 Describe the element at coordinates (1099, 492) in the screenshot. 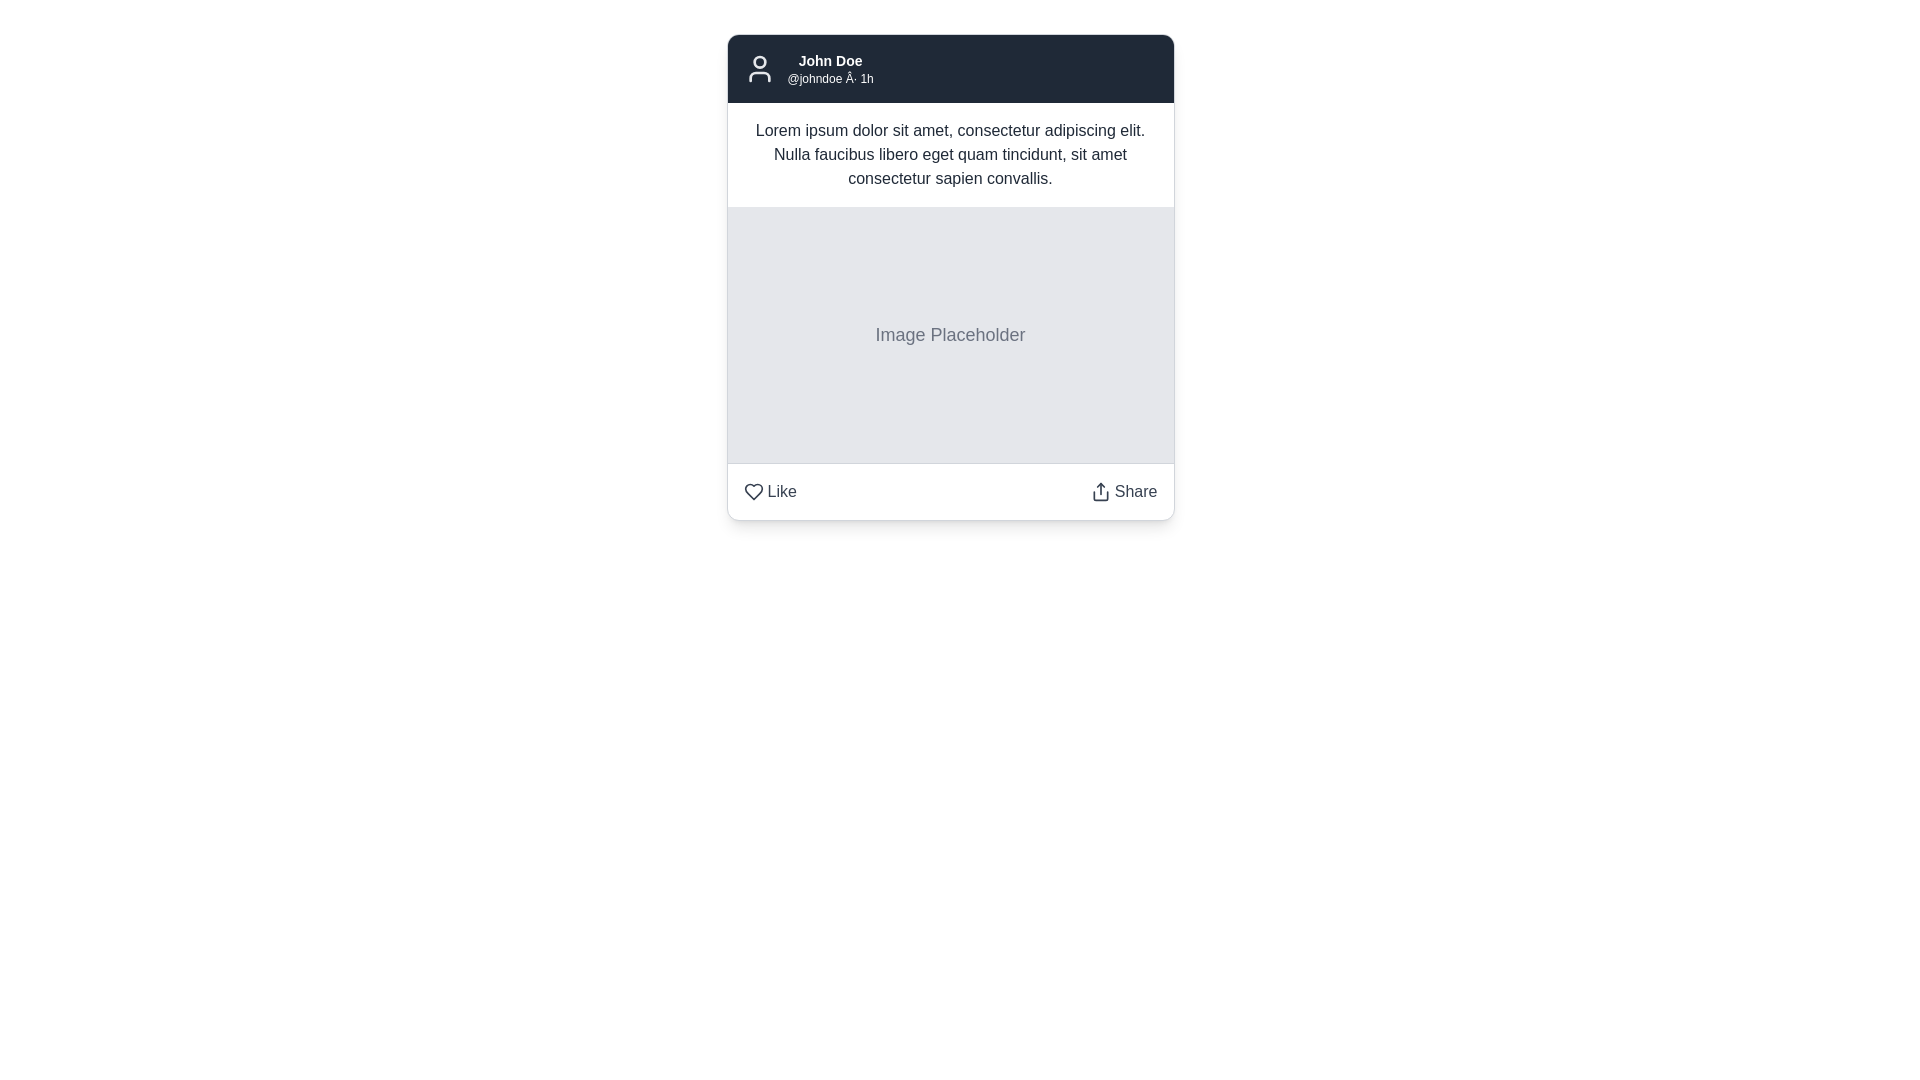

I see `the 'Share' icon located in the footer section of the card-like component to initiate a share action` at that location.